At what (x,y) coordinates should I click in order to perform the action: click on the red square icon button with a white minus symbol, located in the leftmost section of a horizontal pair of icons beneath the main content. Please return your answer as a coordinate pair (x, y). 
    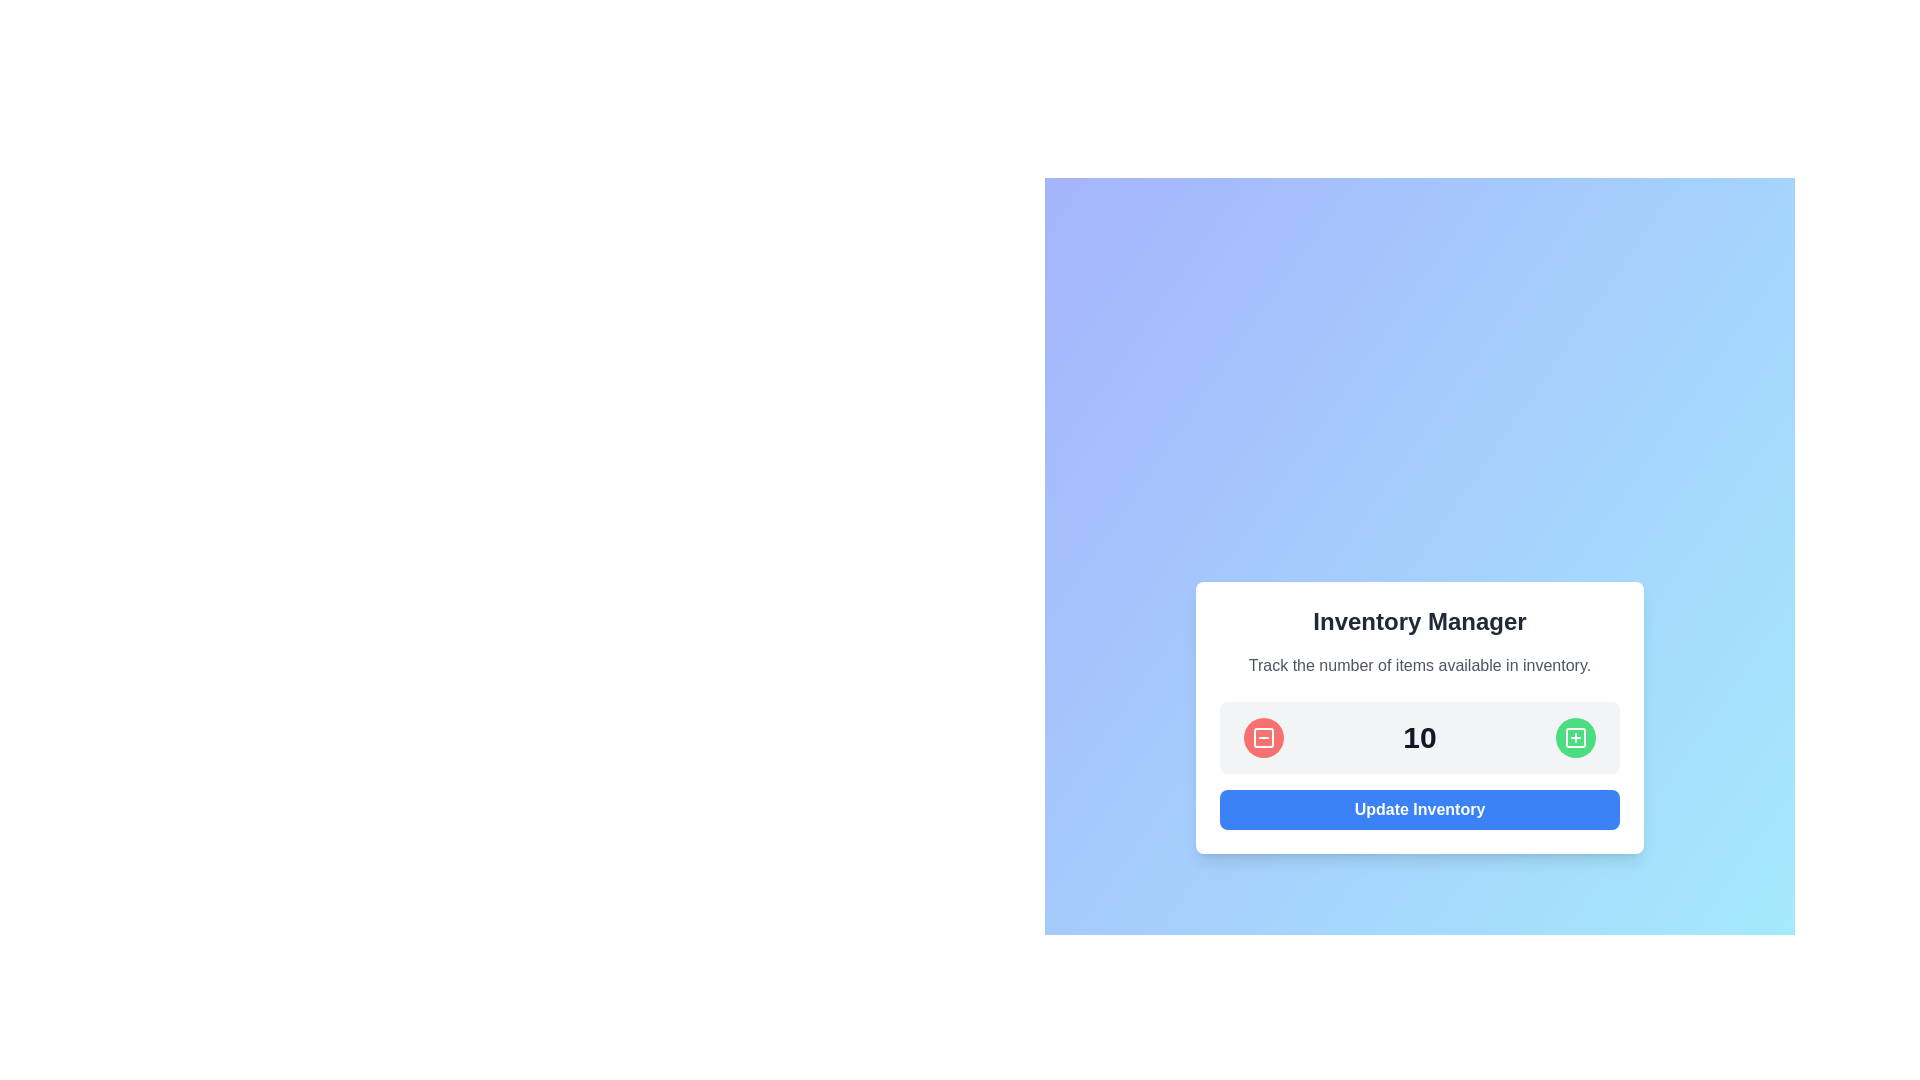
    Looking at the image, I should click on (1262, 737).